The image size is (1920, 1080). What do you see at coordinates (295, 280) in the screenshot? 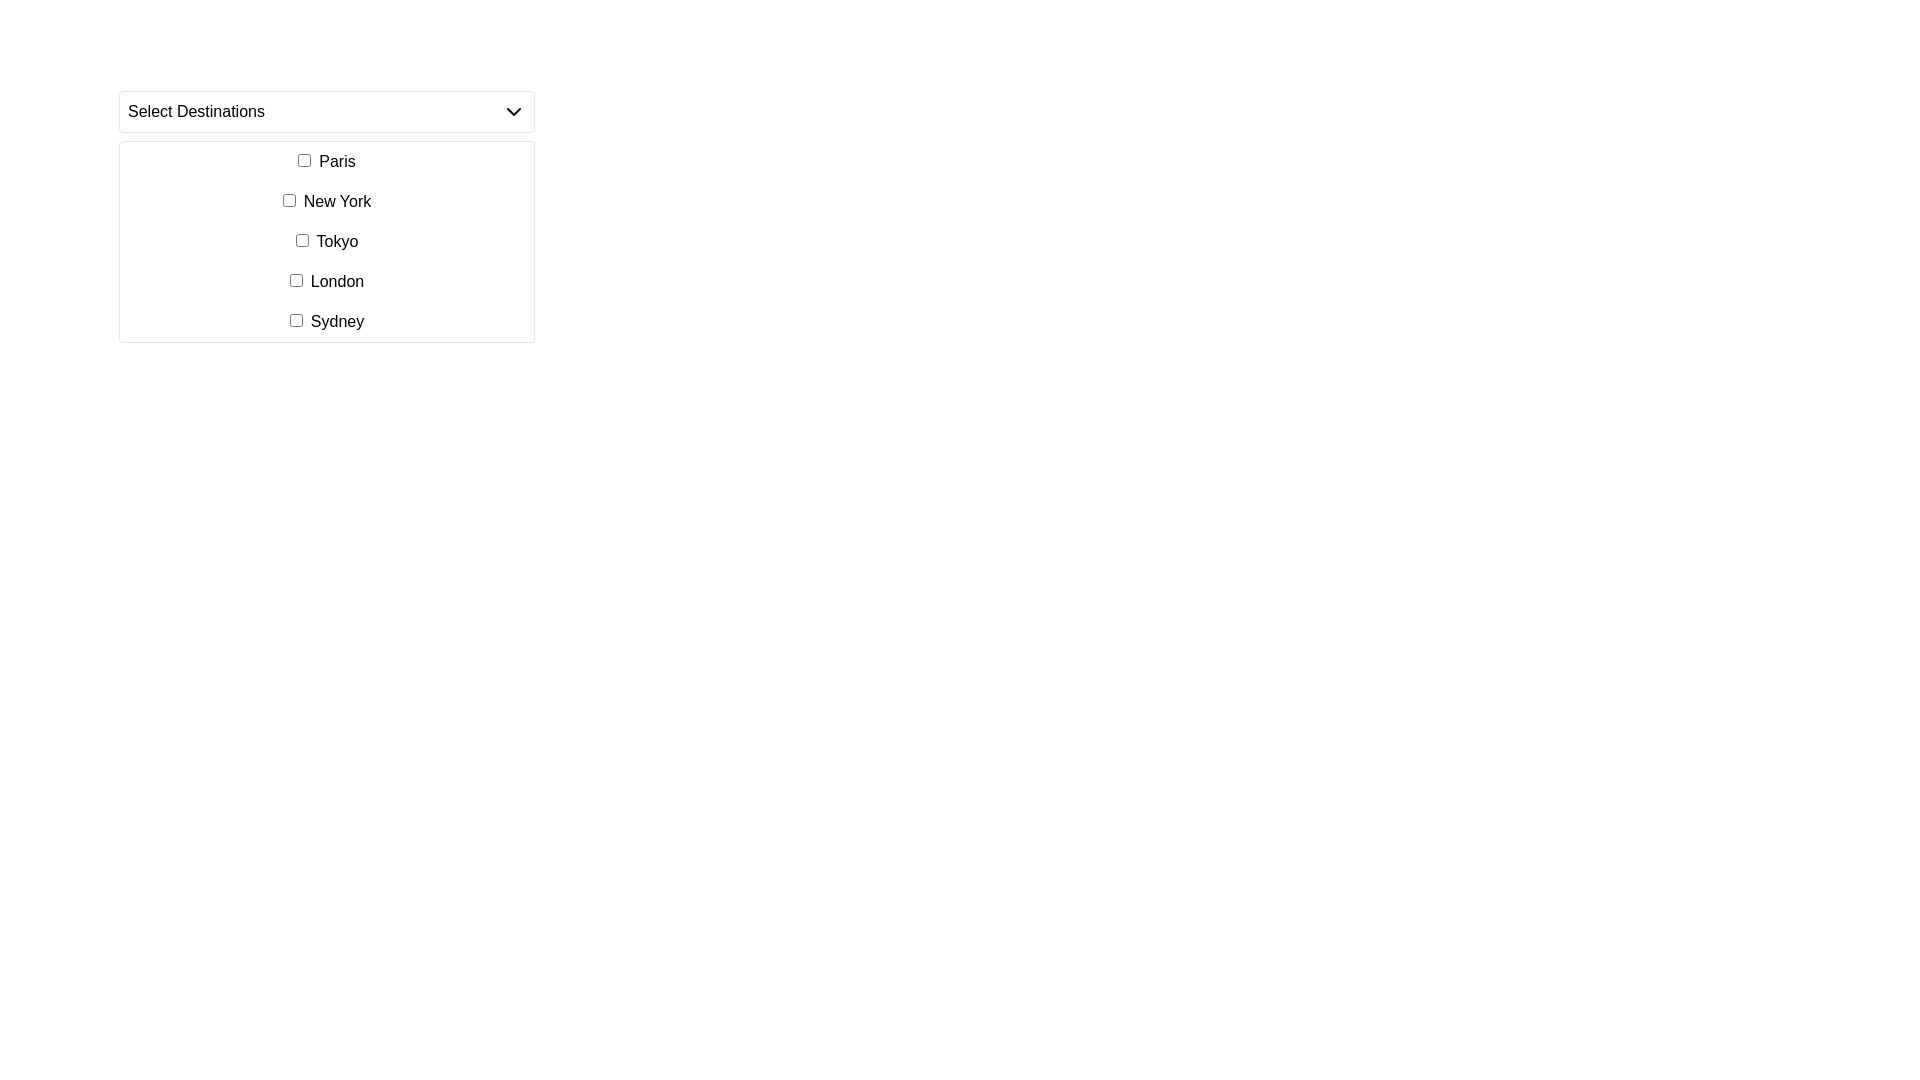
I see `the checkbox located to the left of the text 'London' in the fourth entry of the selectable options list` at bounding box center [295, 280].